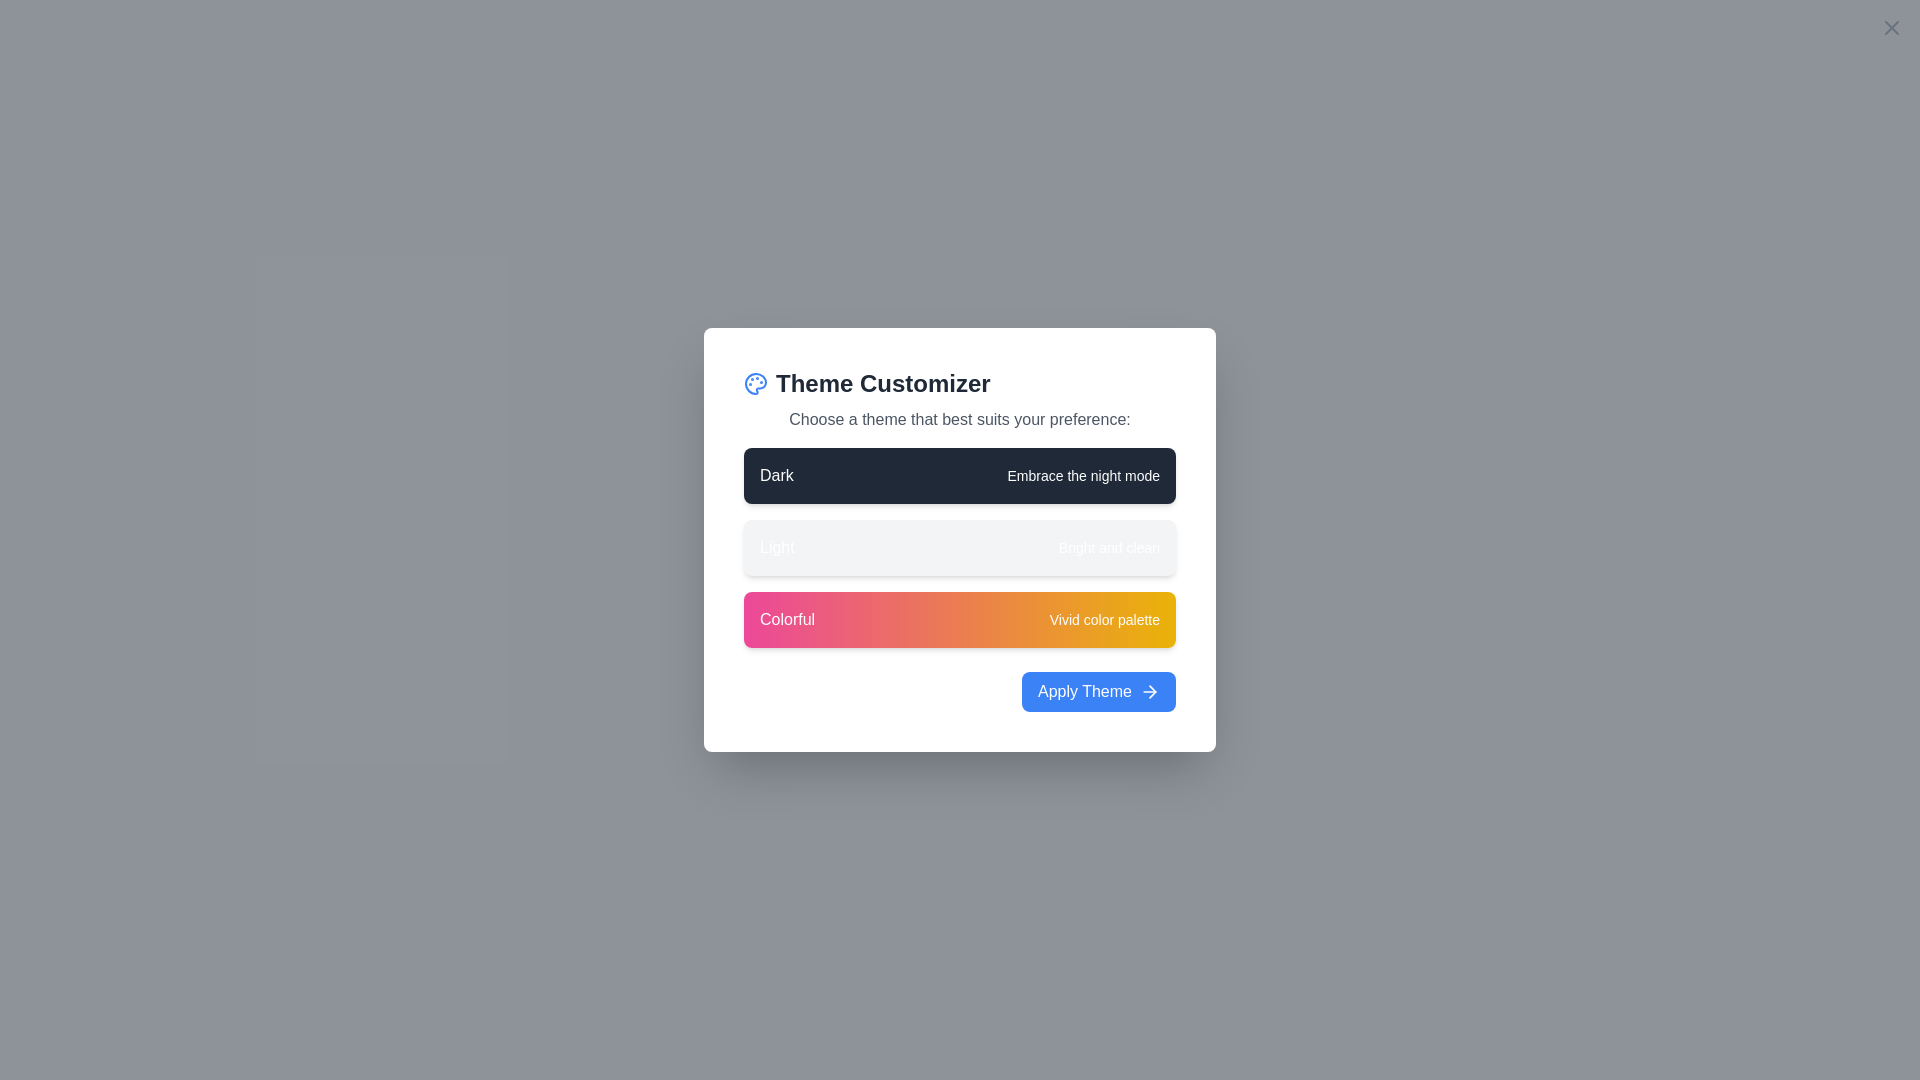 The image size is (1920, 1080). What do you see at coordinates (960, 540) in the screenshot?
I see `one of the theme options in the Modal dialog` at bounding box center [960, 540].